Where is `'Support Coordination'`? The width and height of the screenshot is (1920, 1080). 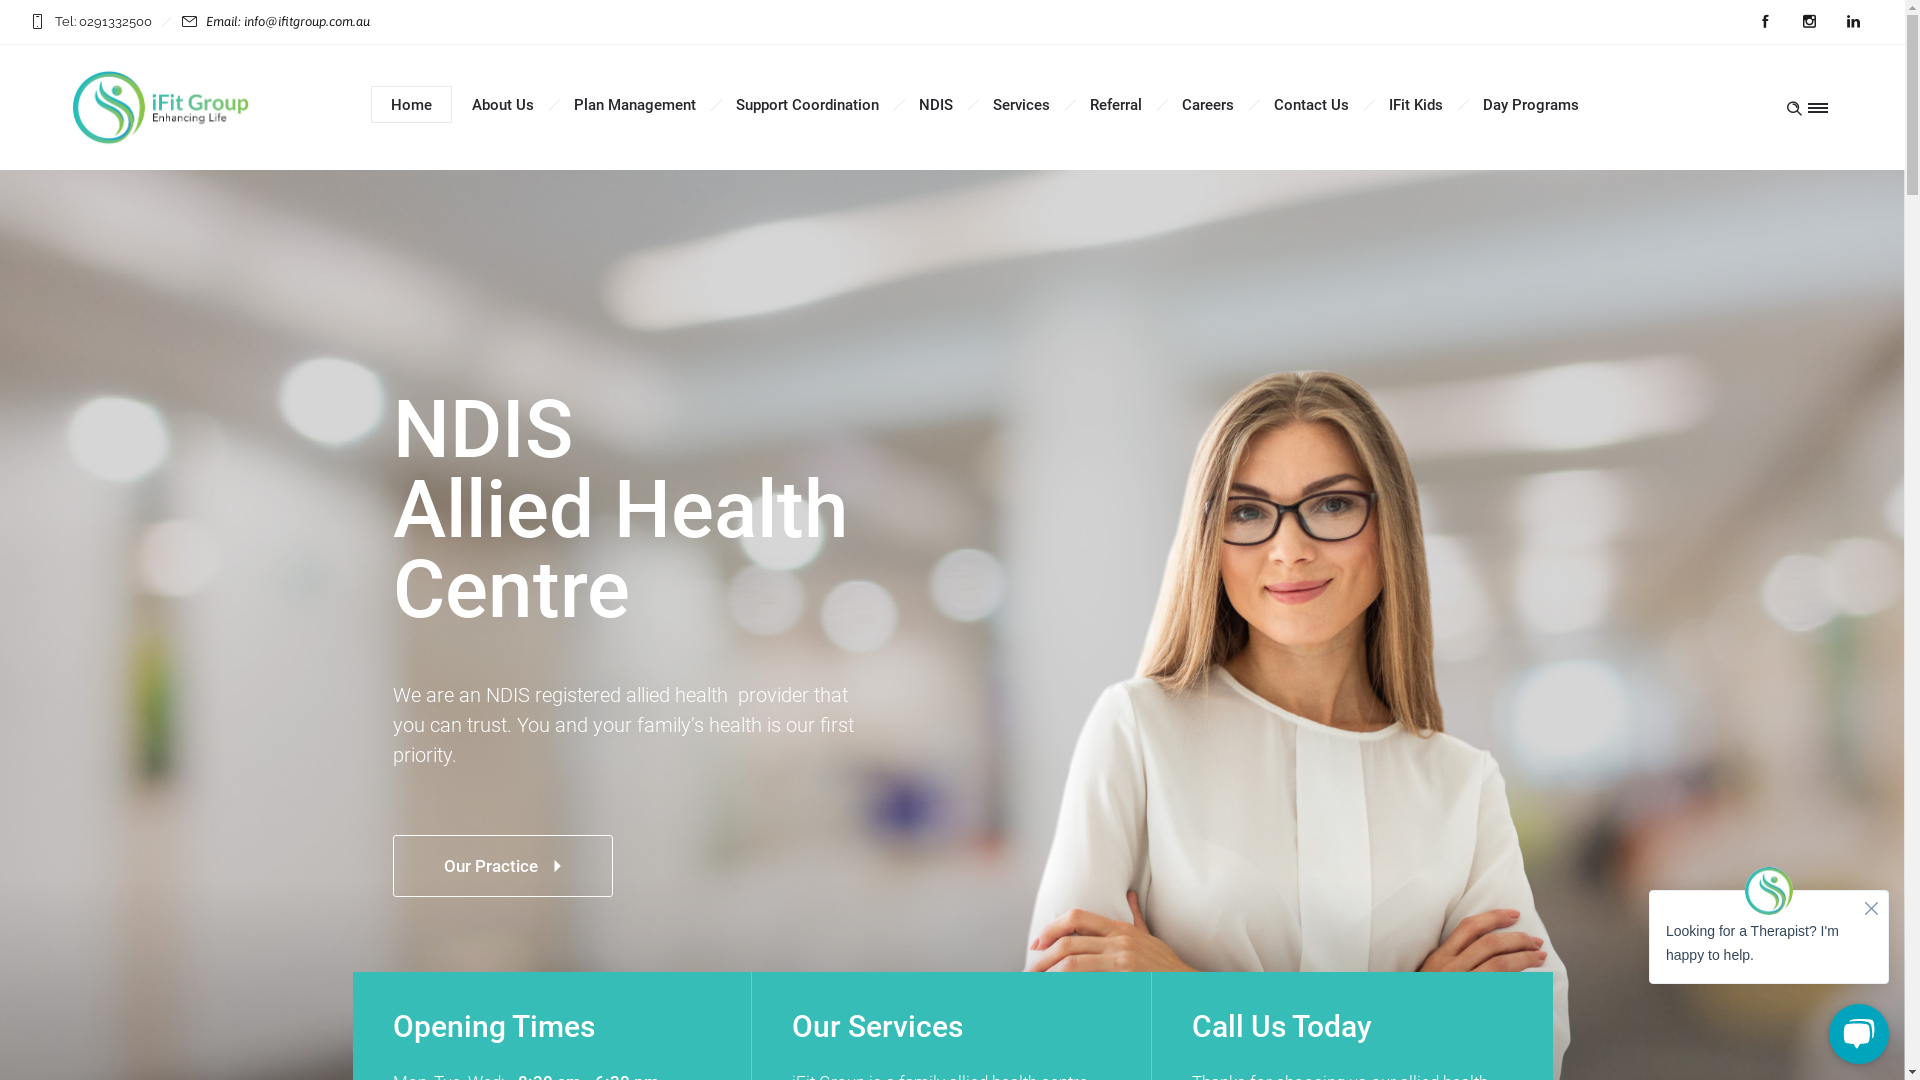 'Support Coordination' is located at coordinates (807, 104).